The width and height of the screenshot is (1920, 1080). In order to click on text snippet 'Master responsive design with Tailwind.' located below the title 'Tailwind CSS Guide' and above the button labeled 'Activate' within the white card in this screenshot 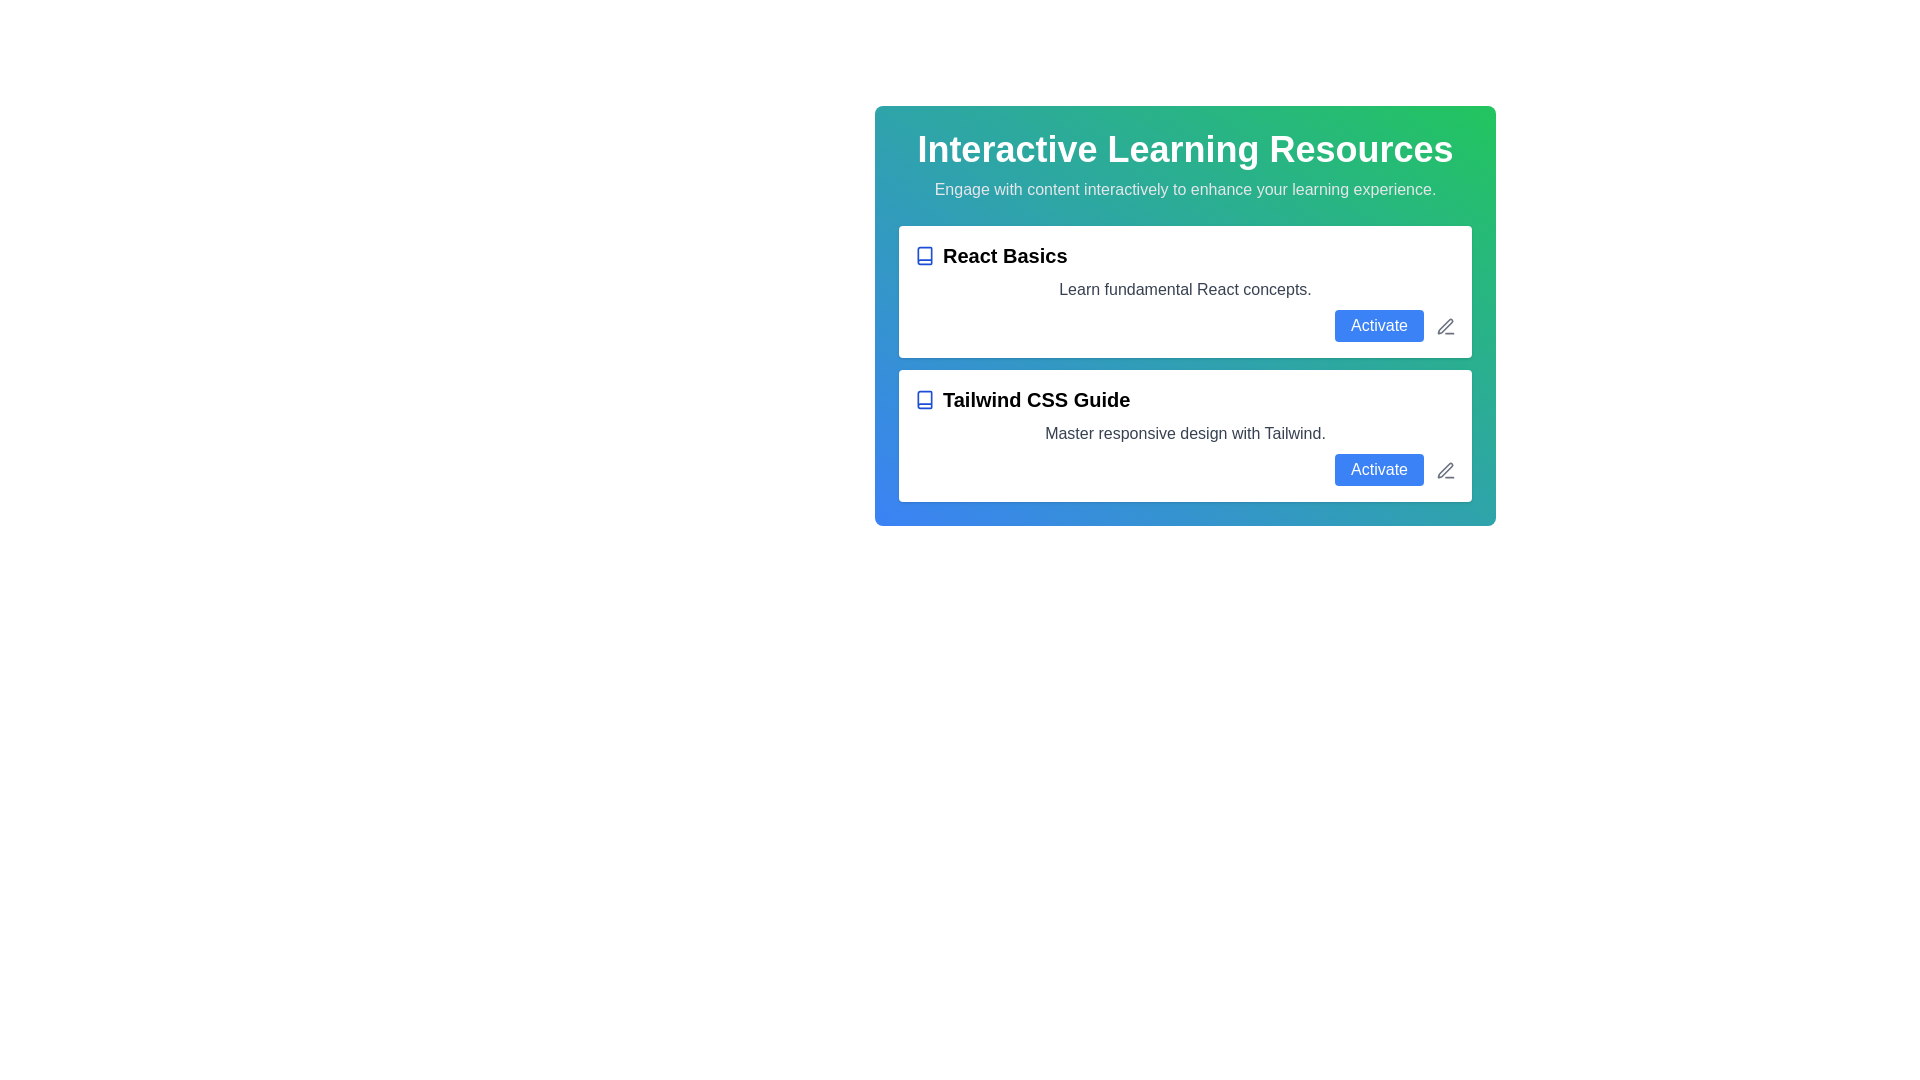, I will do `click(1185, 433)`.